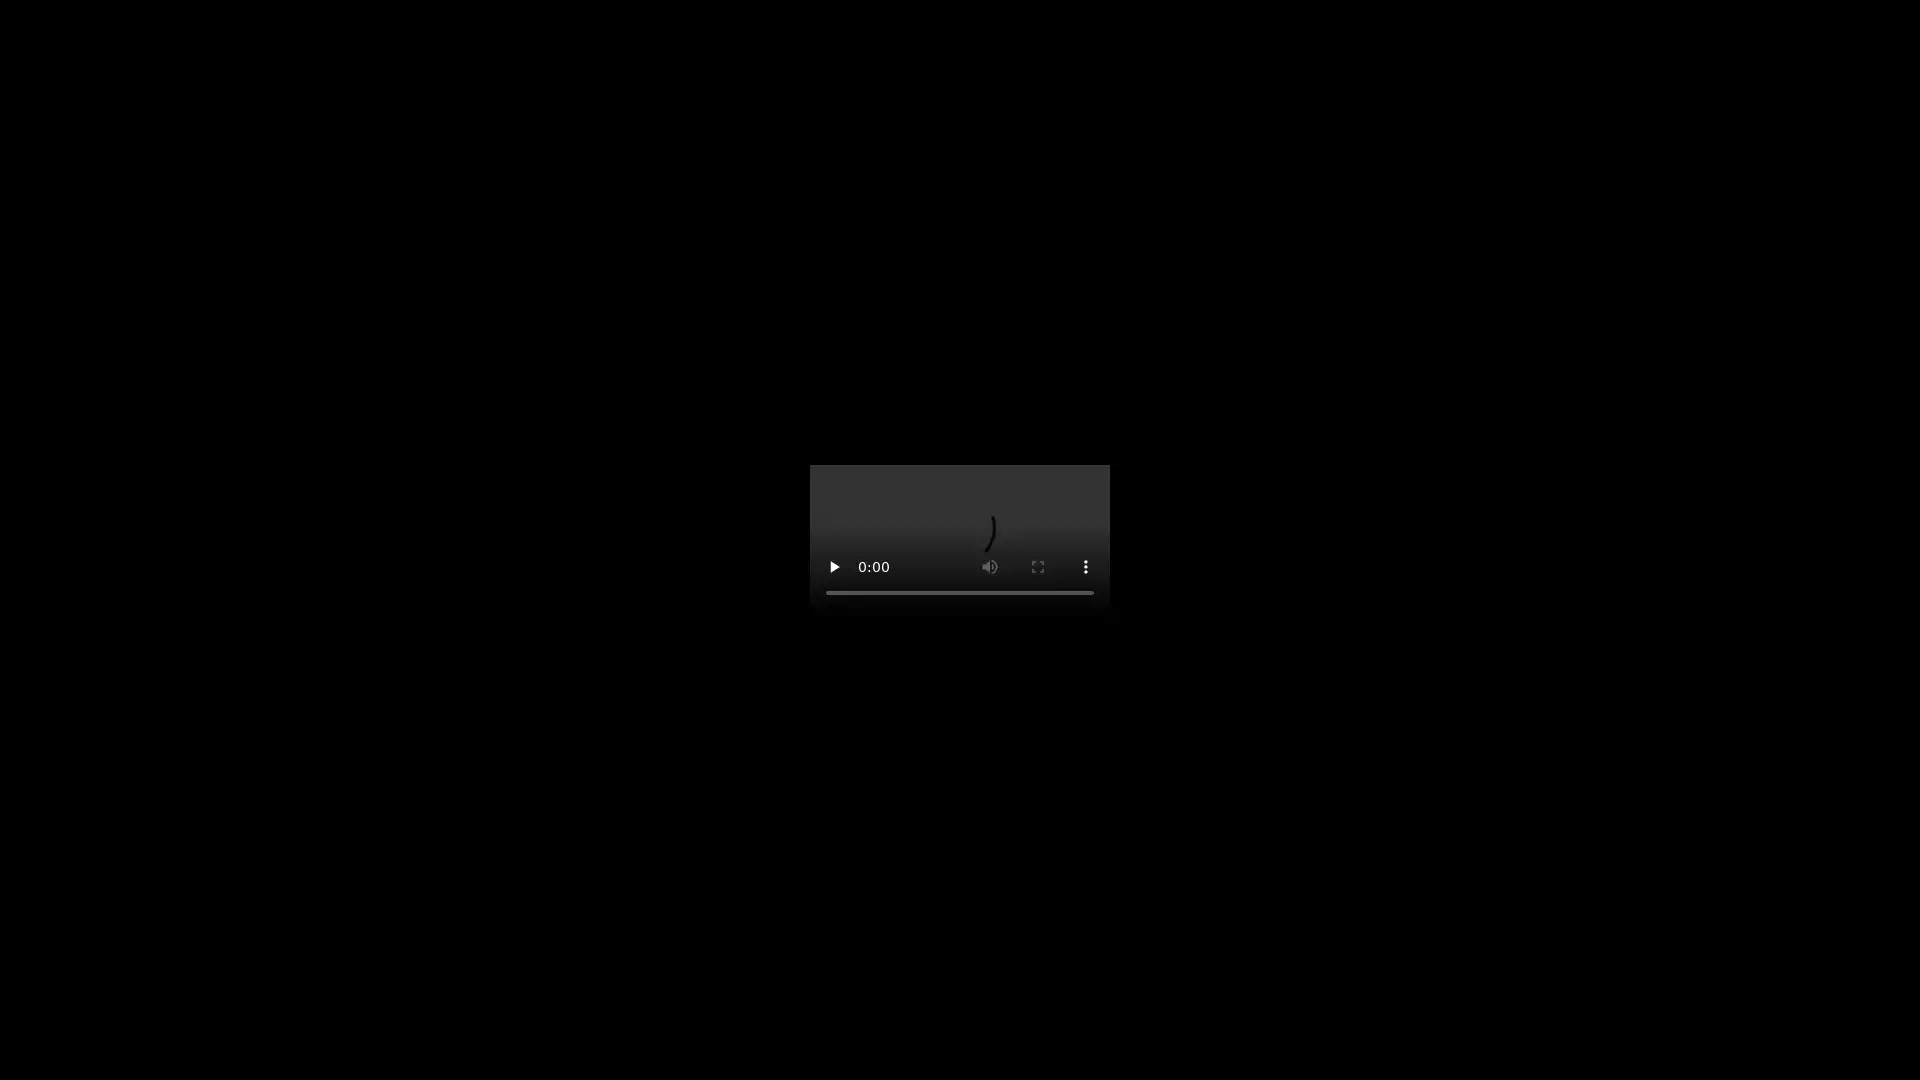 The image size is (1920, 1080). I want to click on mute, so click(989, 567).